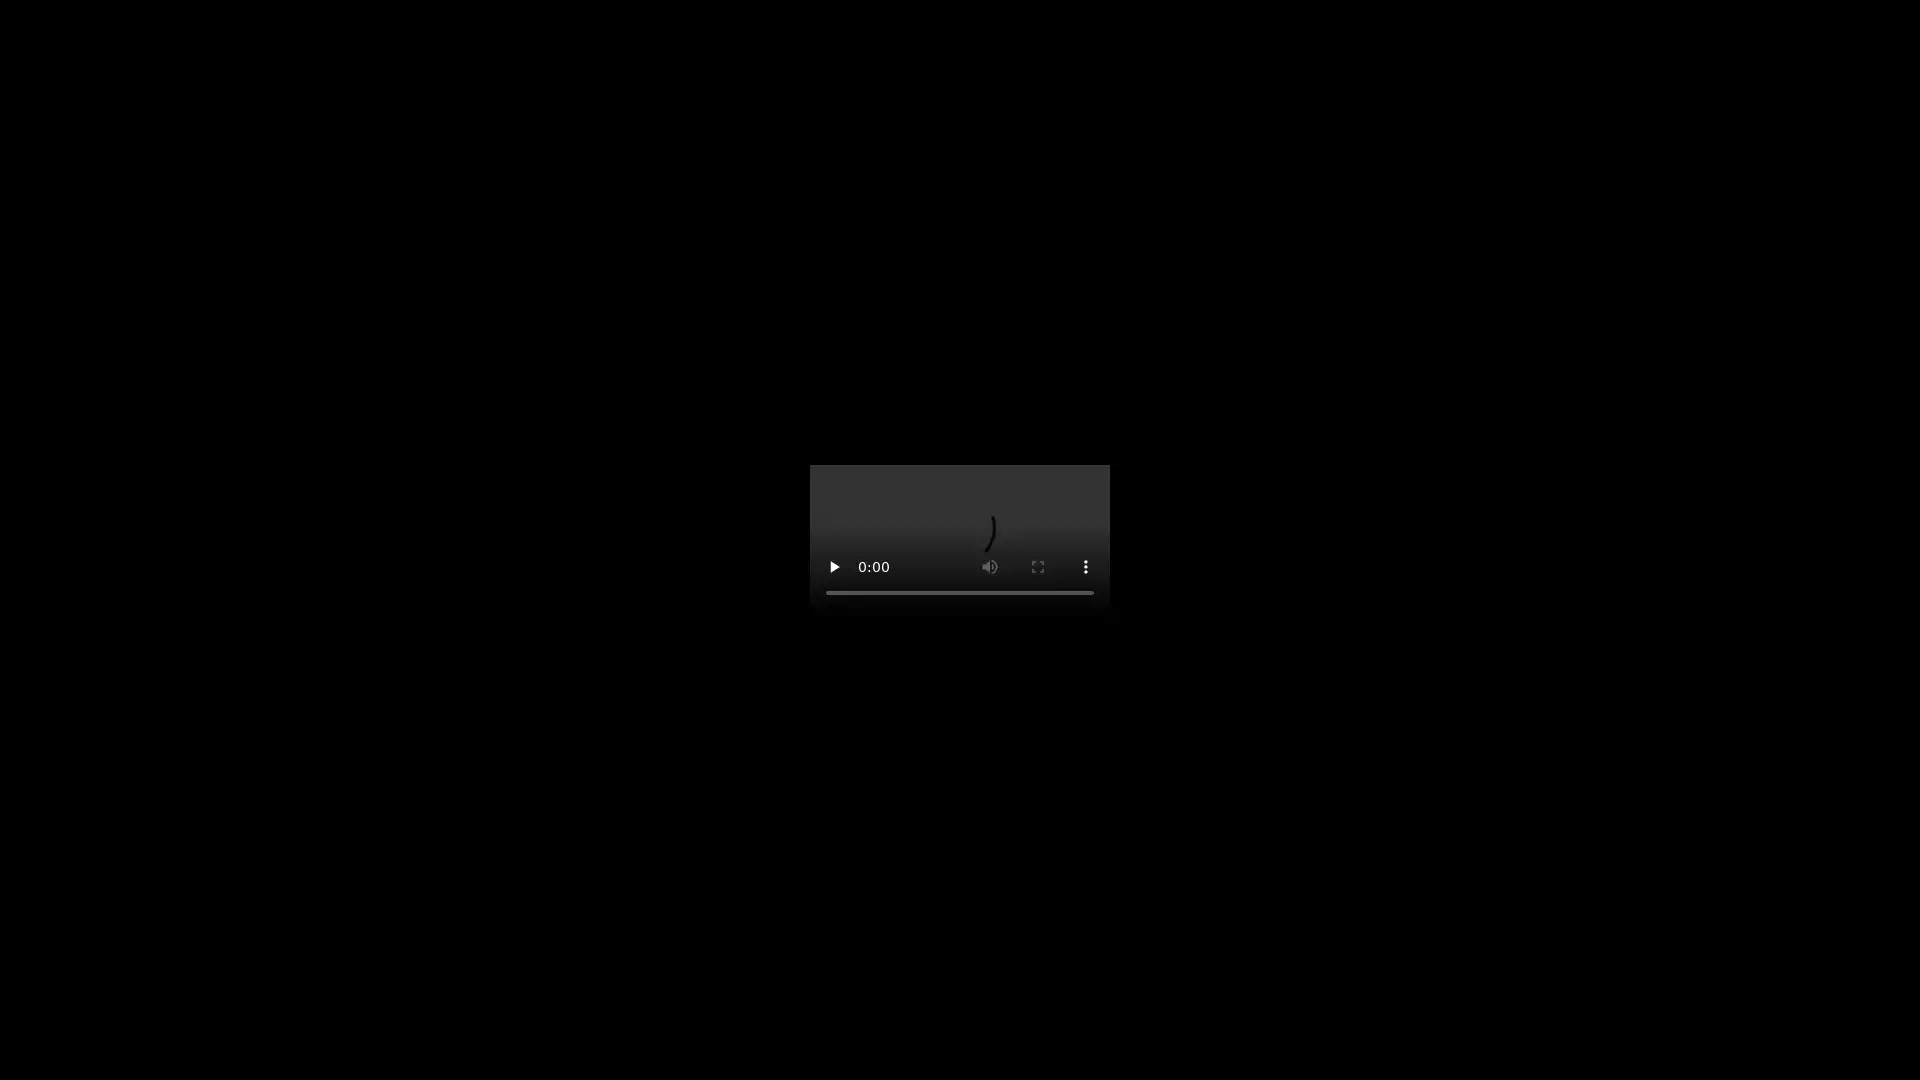 The image size is (1920, 1080). I want to click on mute, so click(989, 567).